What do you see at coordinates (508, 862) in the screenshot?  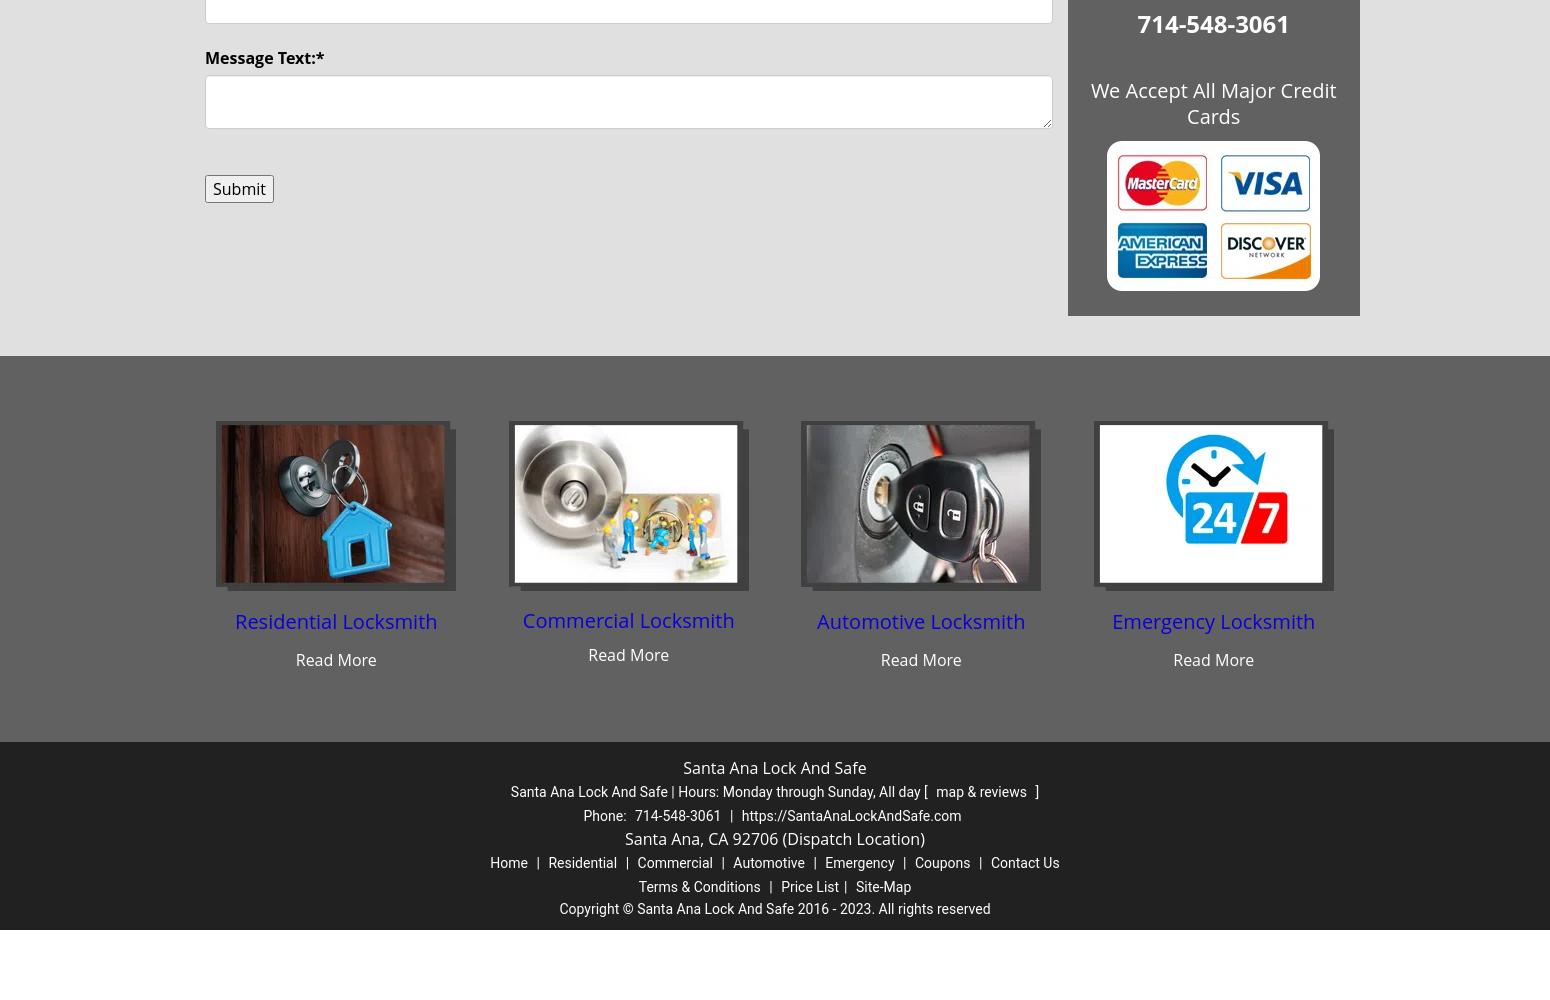 I see `'Home'` at bounding box center [508, 862].